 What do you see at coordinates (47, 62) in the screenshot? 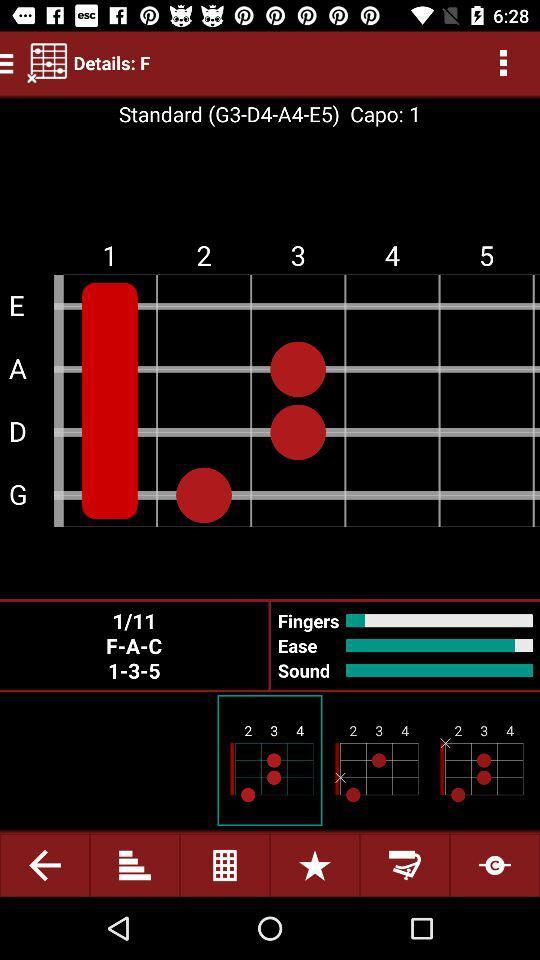
I see `item to the left of details: f` at bounding box center [47, 62].